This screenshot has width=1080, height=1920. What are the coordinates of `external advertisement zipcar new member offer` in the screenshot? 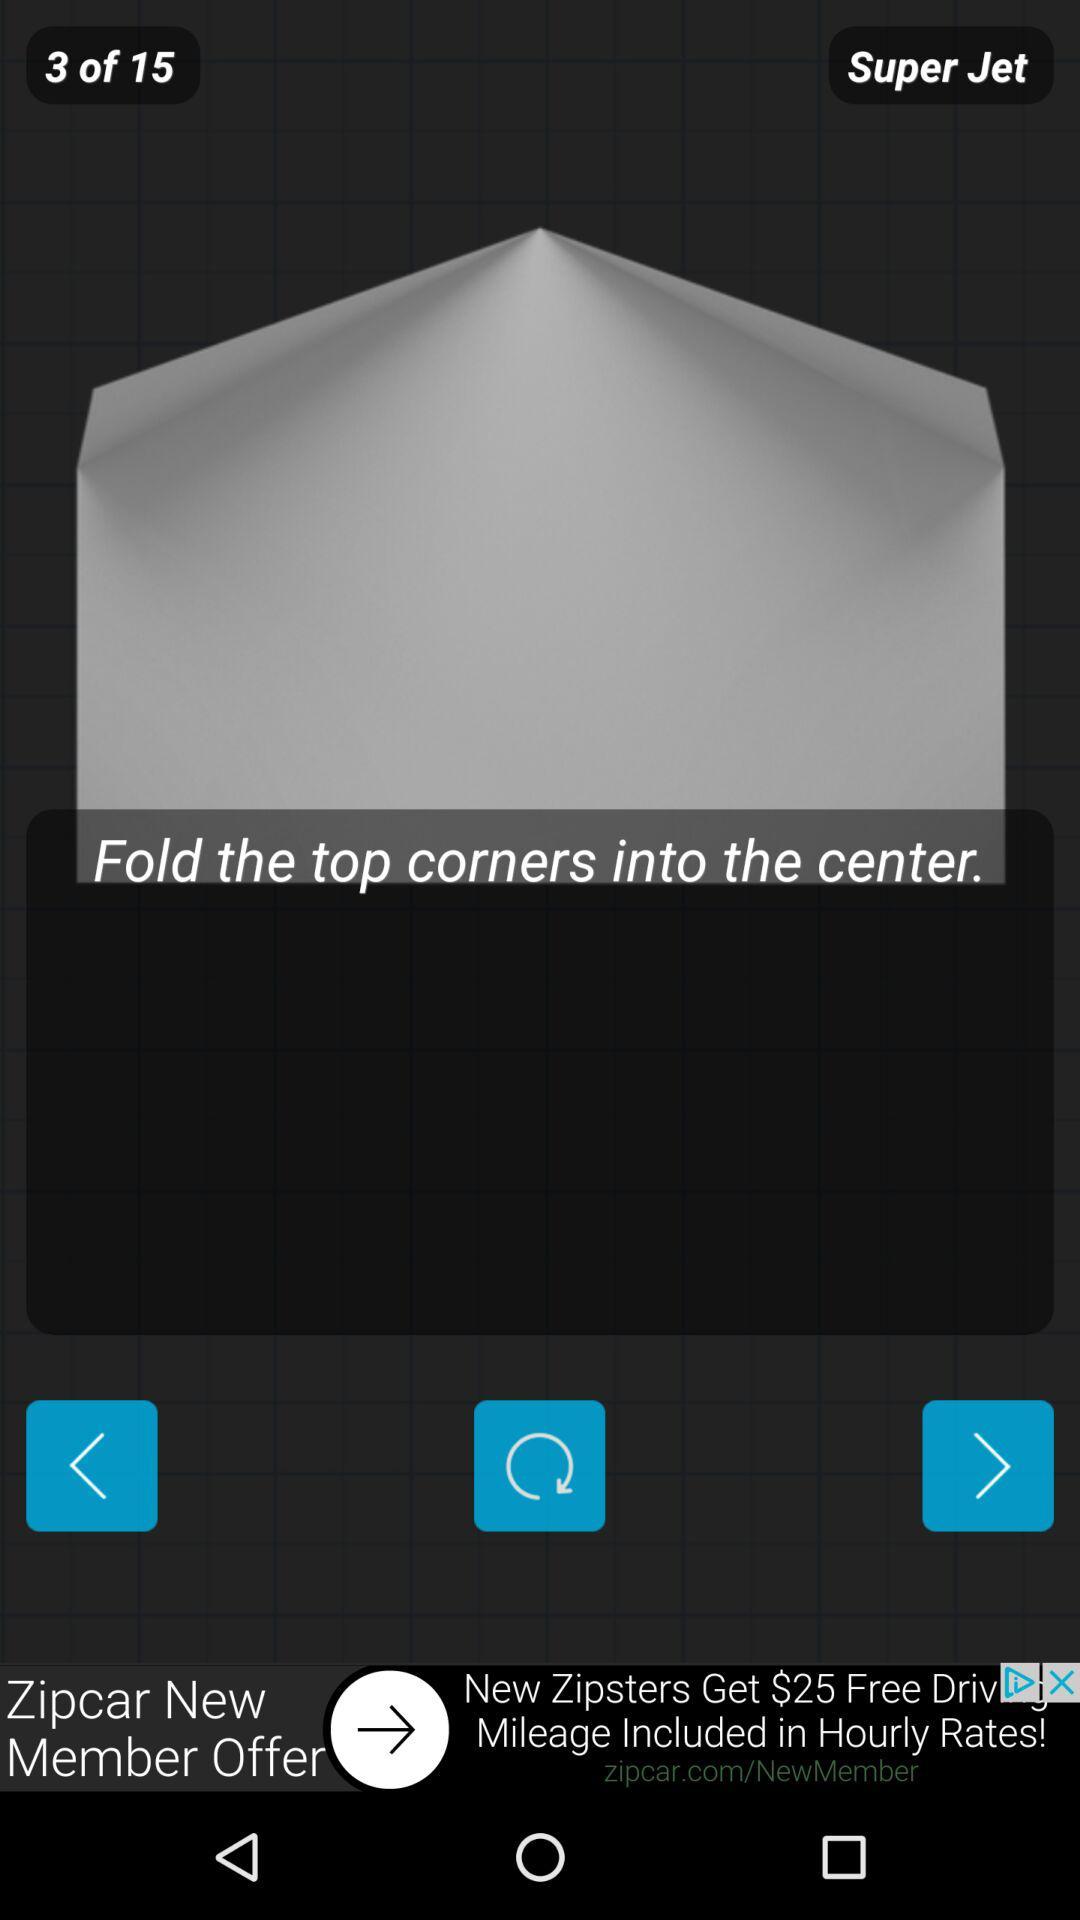 It's located at (540, 1727).